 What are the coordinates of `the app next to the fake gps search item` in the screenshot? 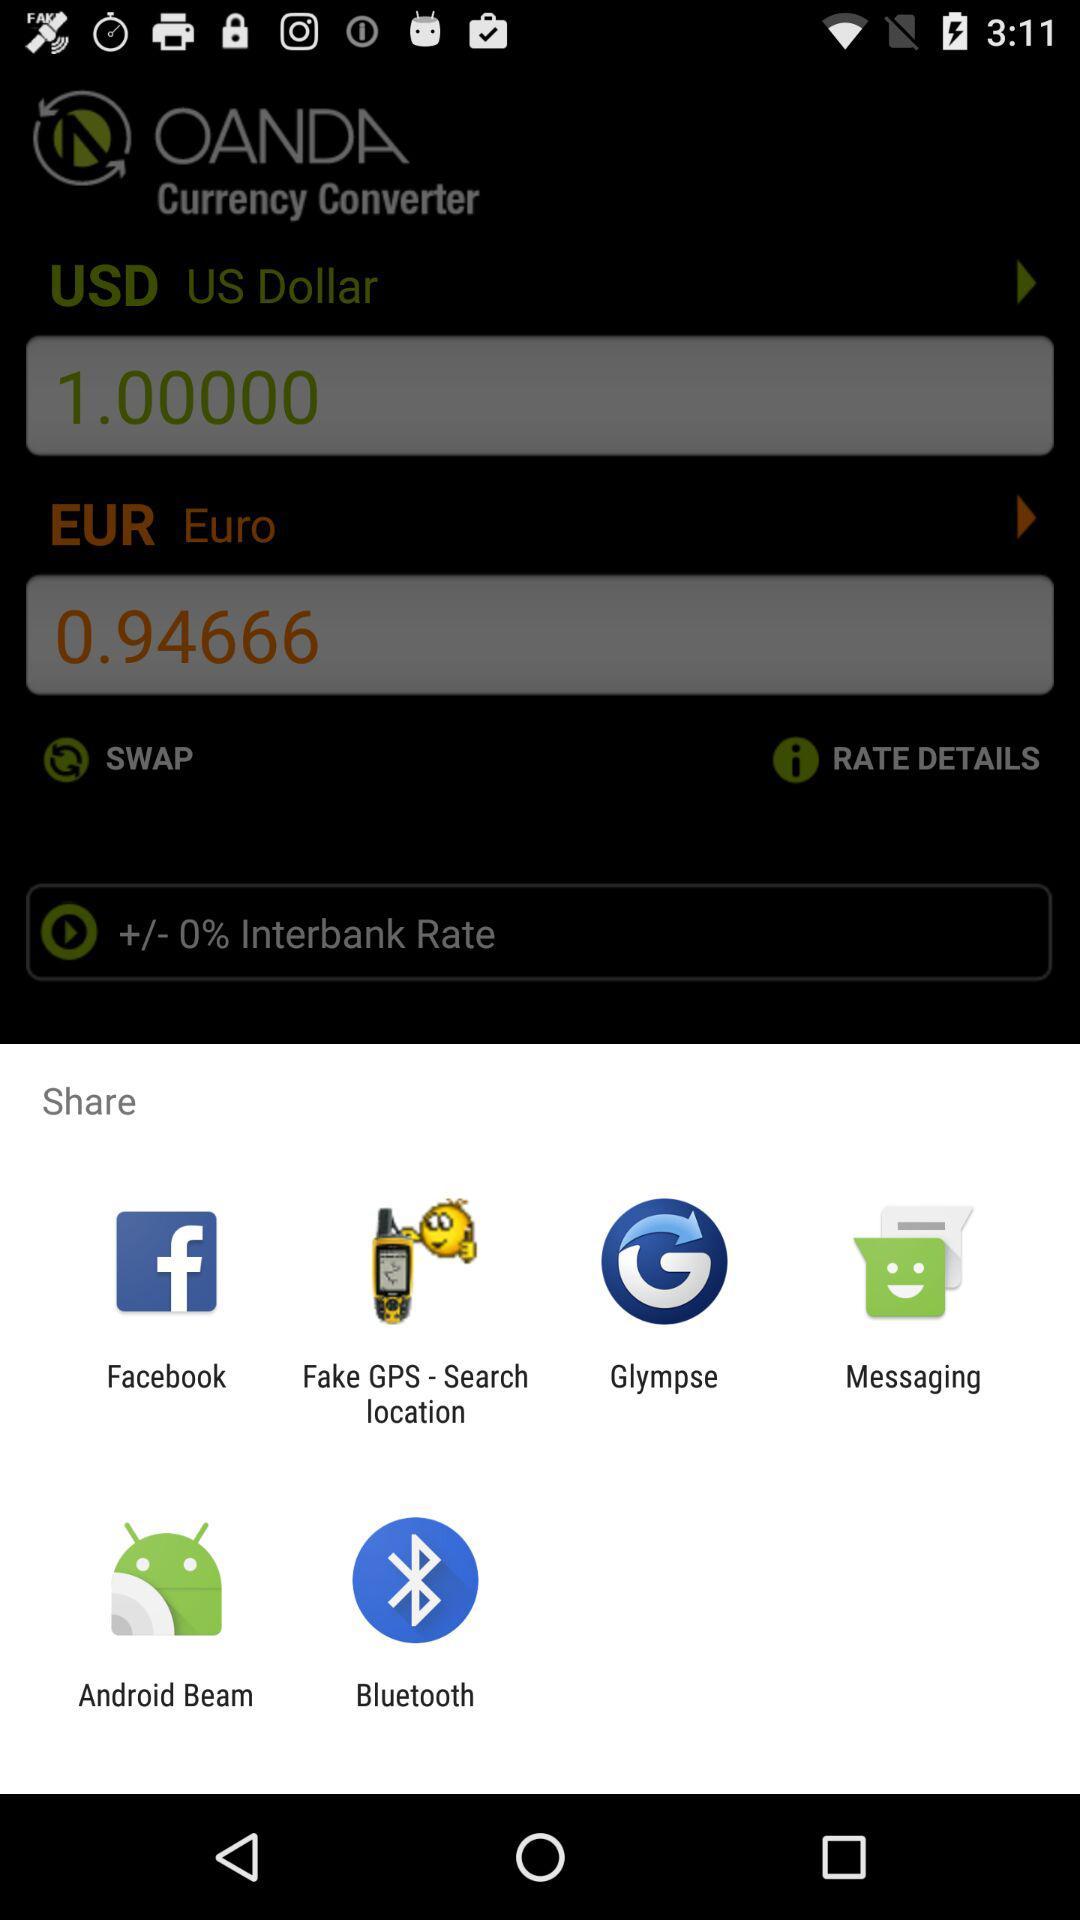 It's located at (165, 1392).